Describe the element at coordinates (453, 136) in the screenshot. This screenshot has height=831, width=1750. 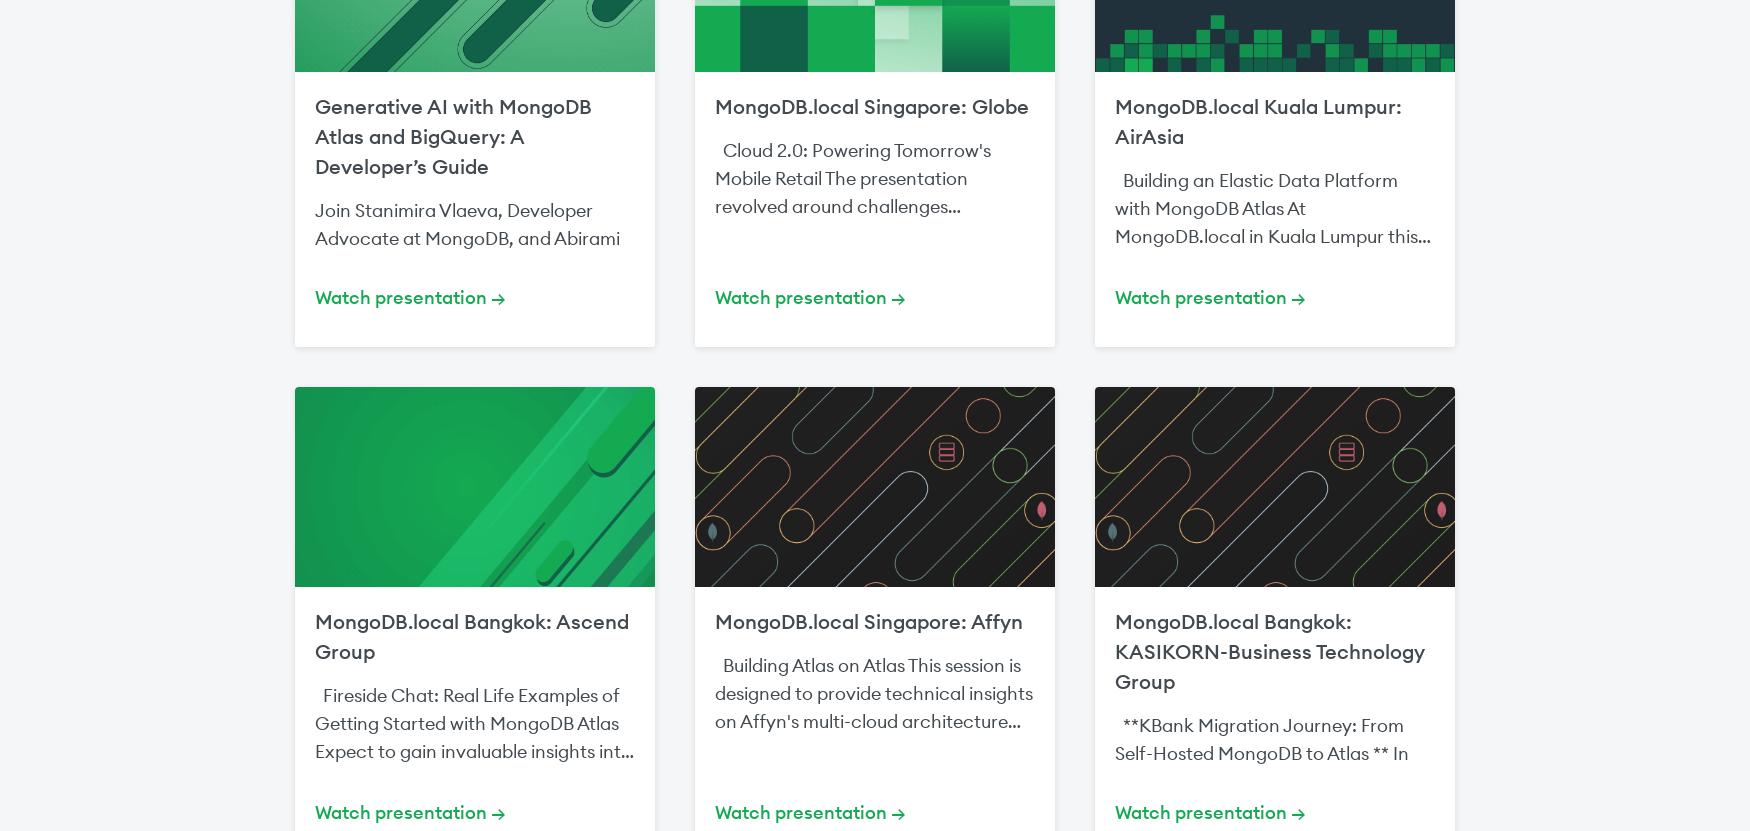
I see `'Generative AI with MongoDB Atlas and BigQuery: A Developer’s Guide'` at that location.